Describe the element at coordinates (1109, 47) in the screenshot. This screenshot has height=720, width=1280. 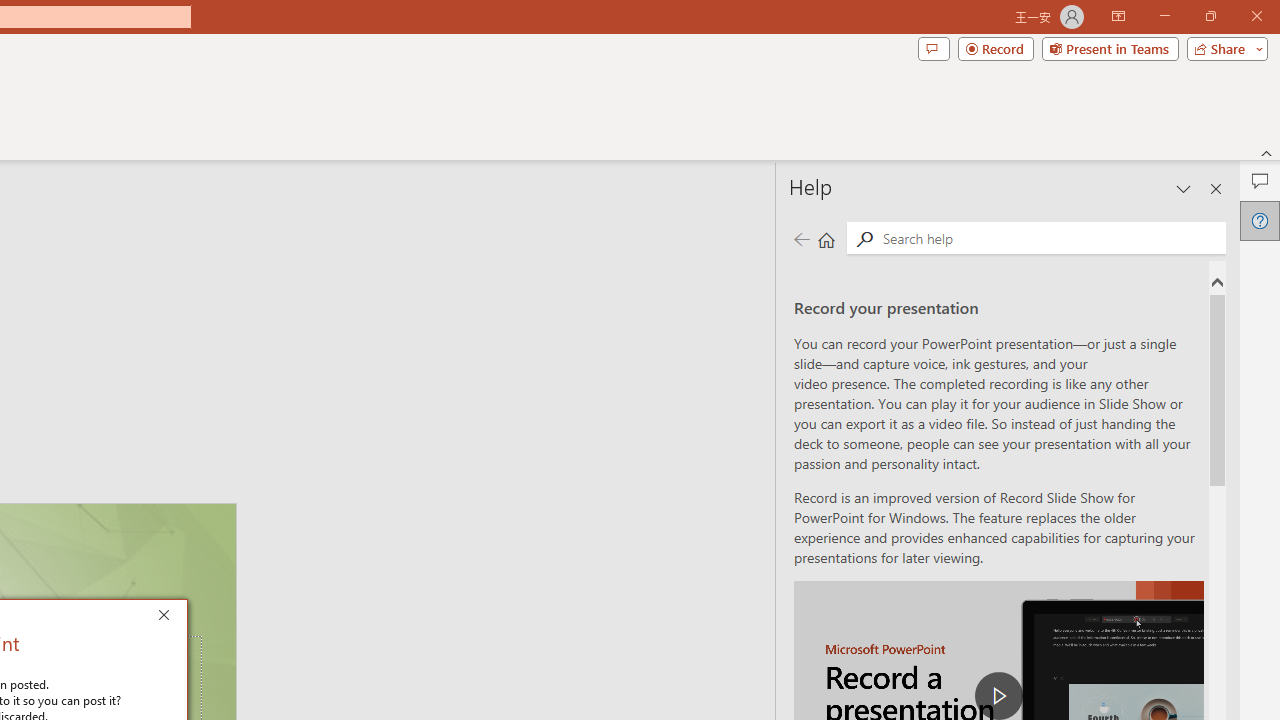
I see `'Present in Teams'` at that location.